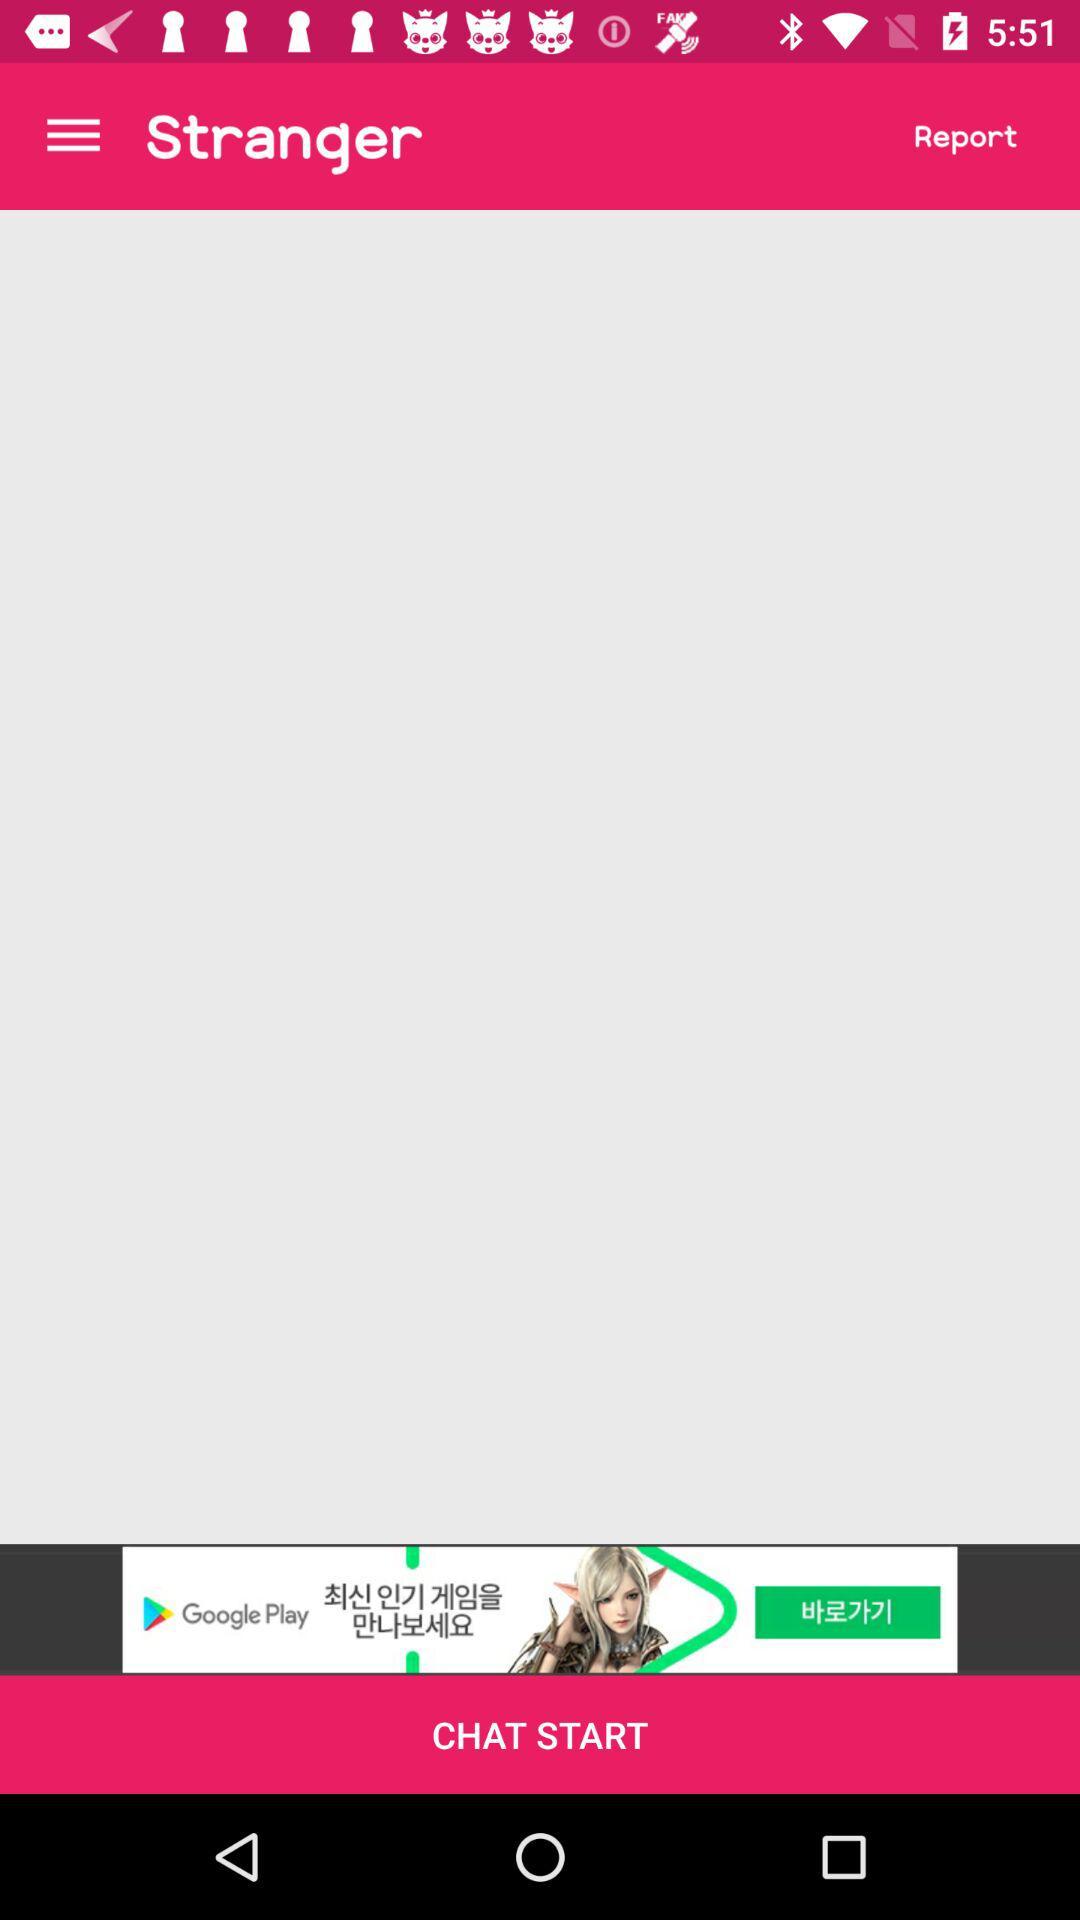 The height and width of the screenshot is (1920, 1080). Describe the element at coordinates (540, 877) in the screenshot. I see `the item at the center` at that location.